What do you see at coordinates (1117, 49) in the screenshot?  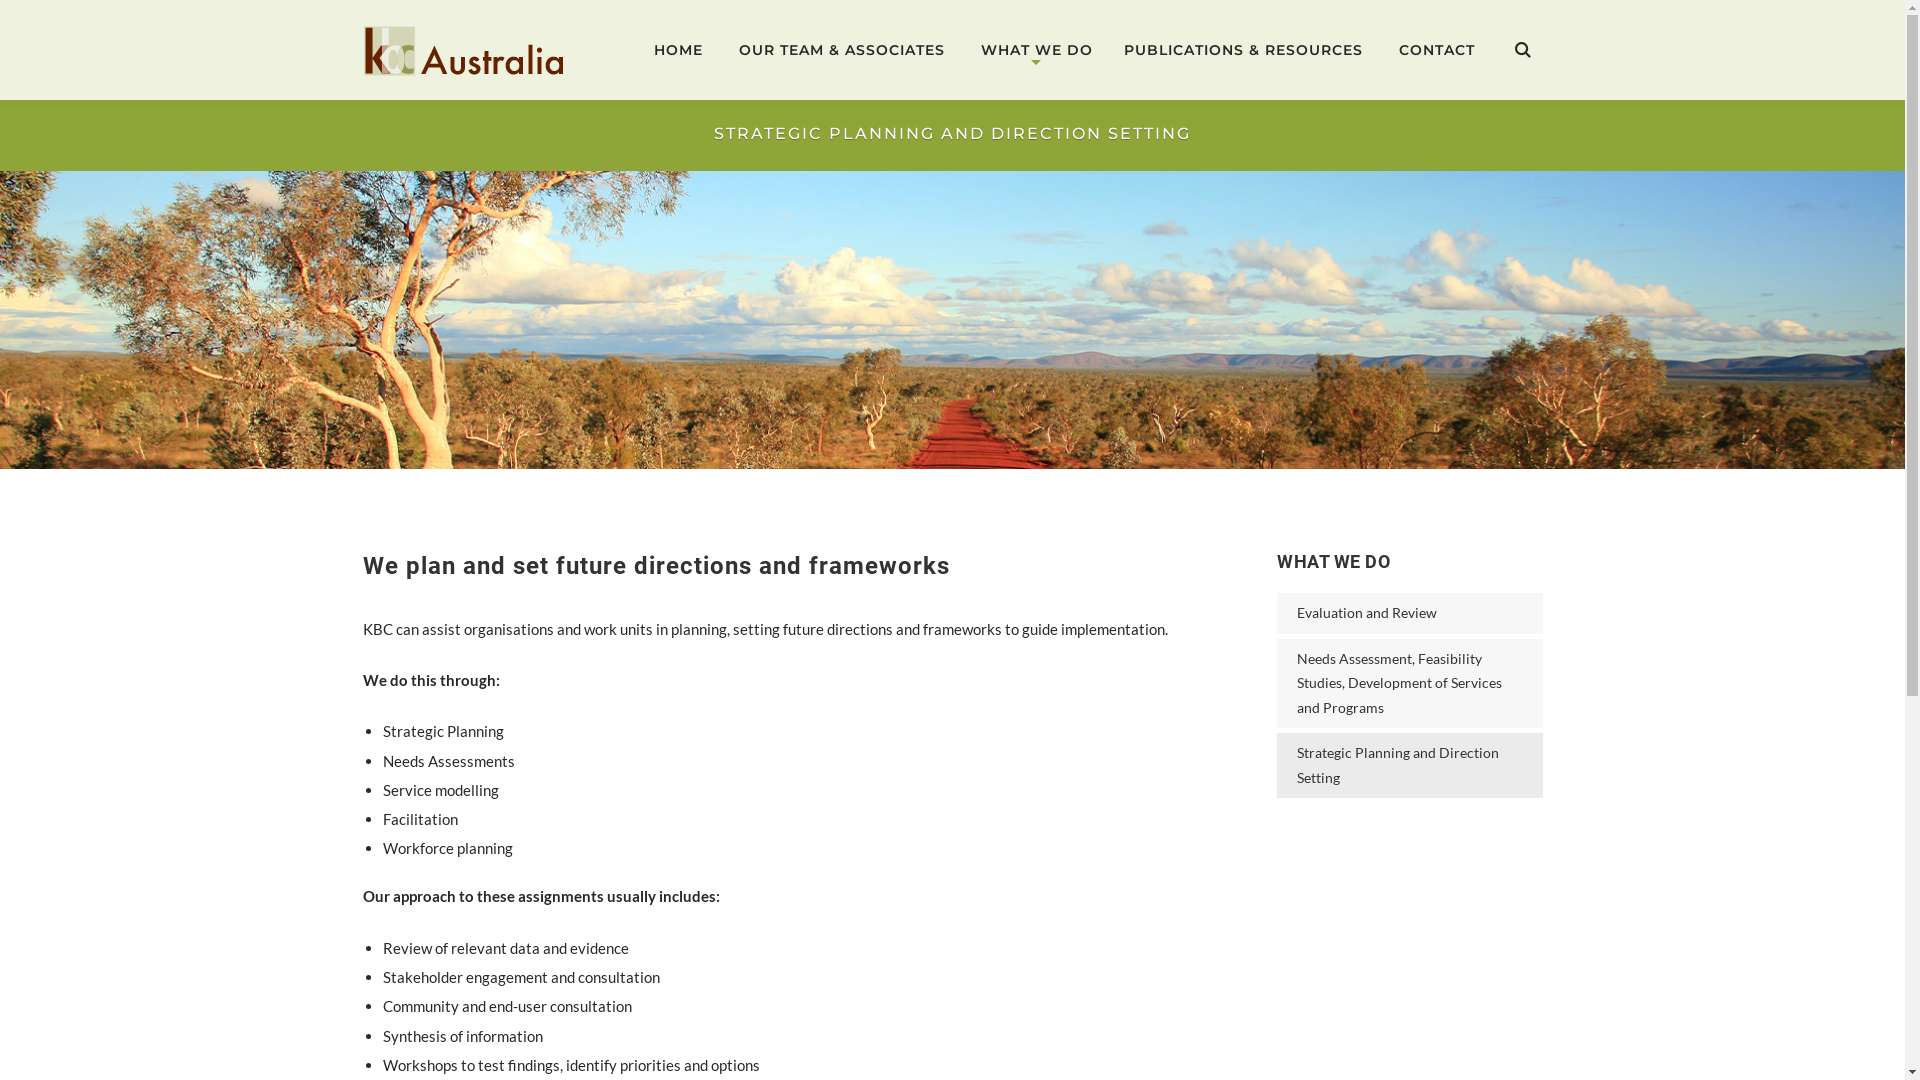 I see `'PUBLICATIONS & RESOURCES'` at bounding box center [1117, 49].